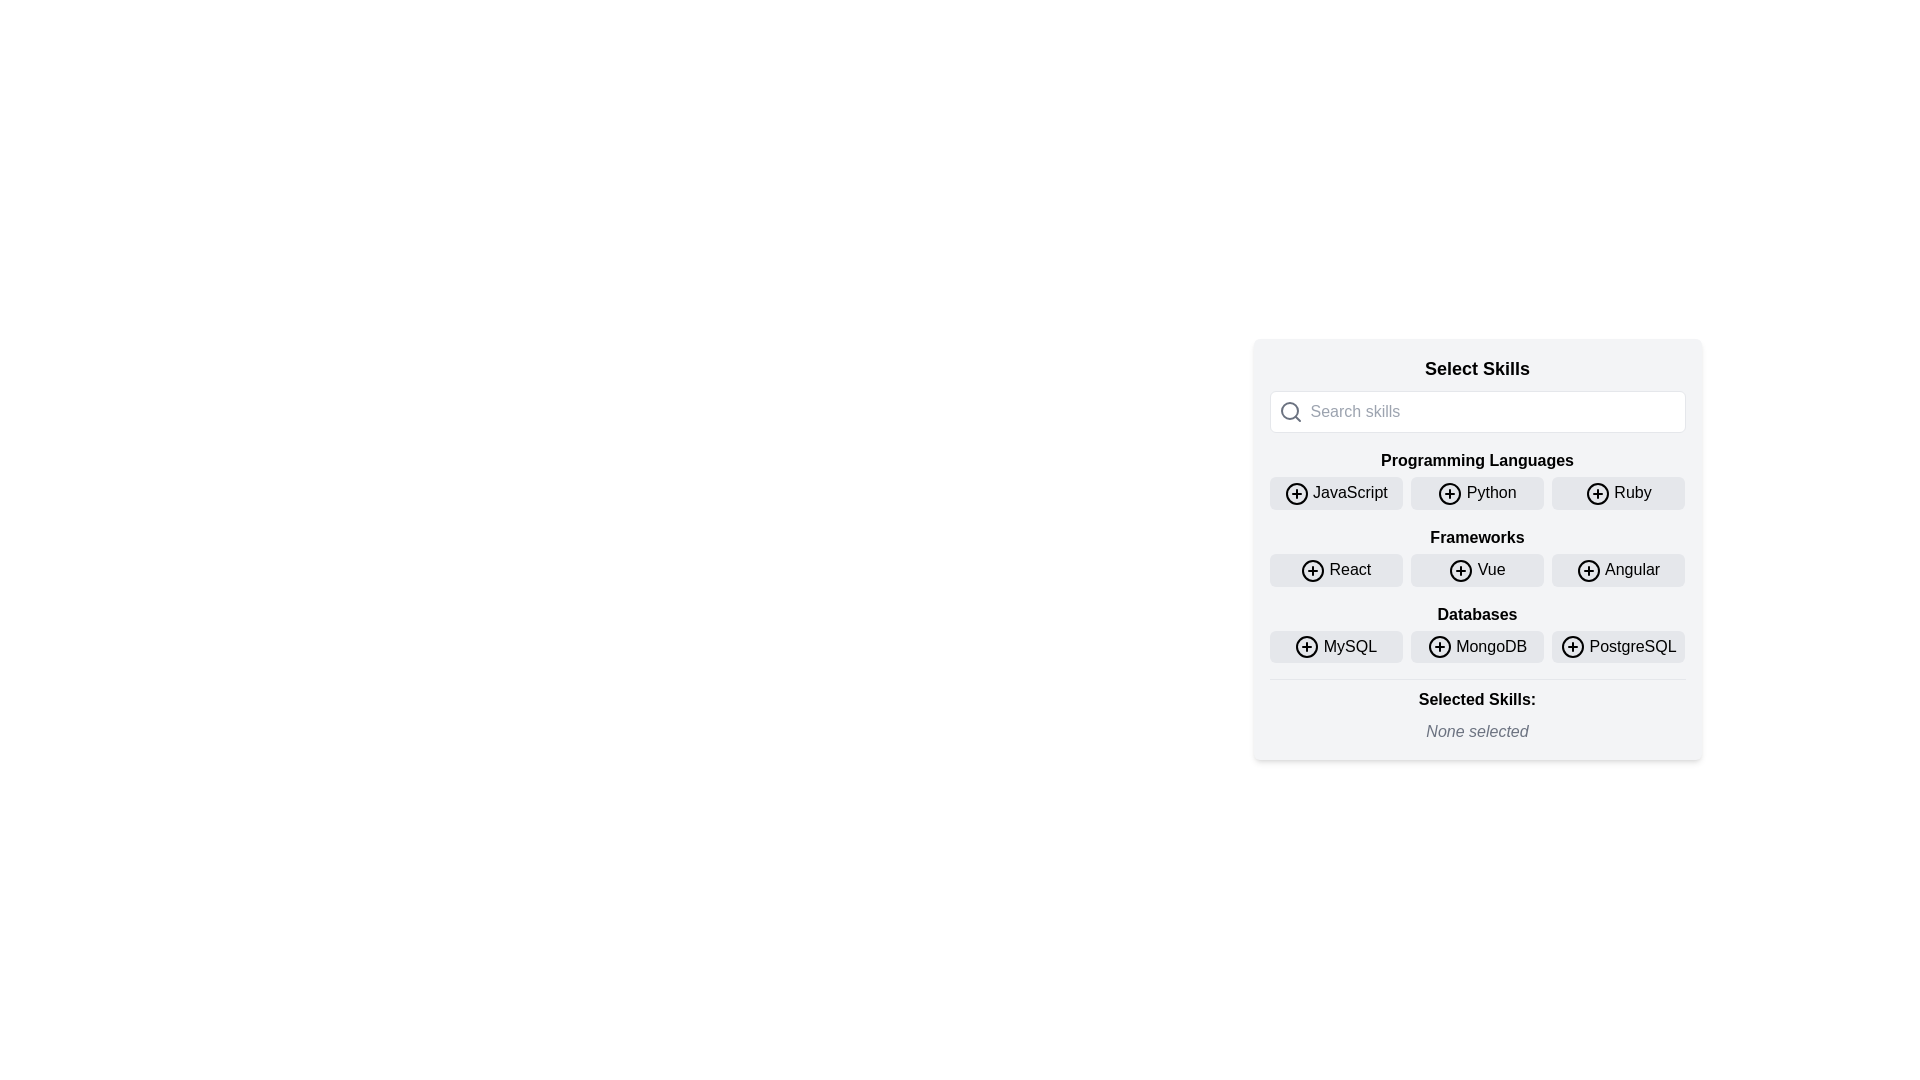 The height and width of the screenshot is (1080, 1920). I want to click on the button icon for adding the 'JavaScript' skill, located to the left of its label text in the 'Programming Languages' section of the 'Select Skills' interface, so click(1296, 493).